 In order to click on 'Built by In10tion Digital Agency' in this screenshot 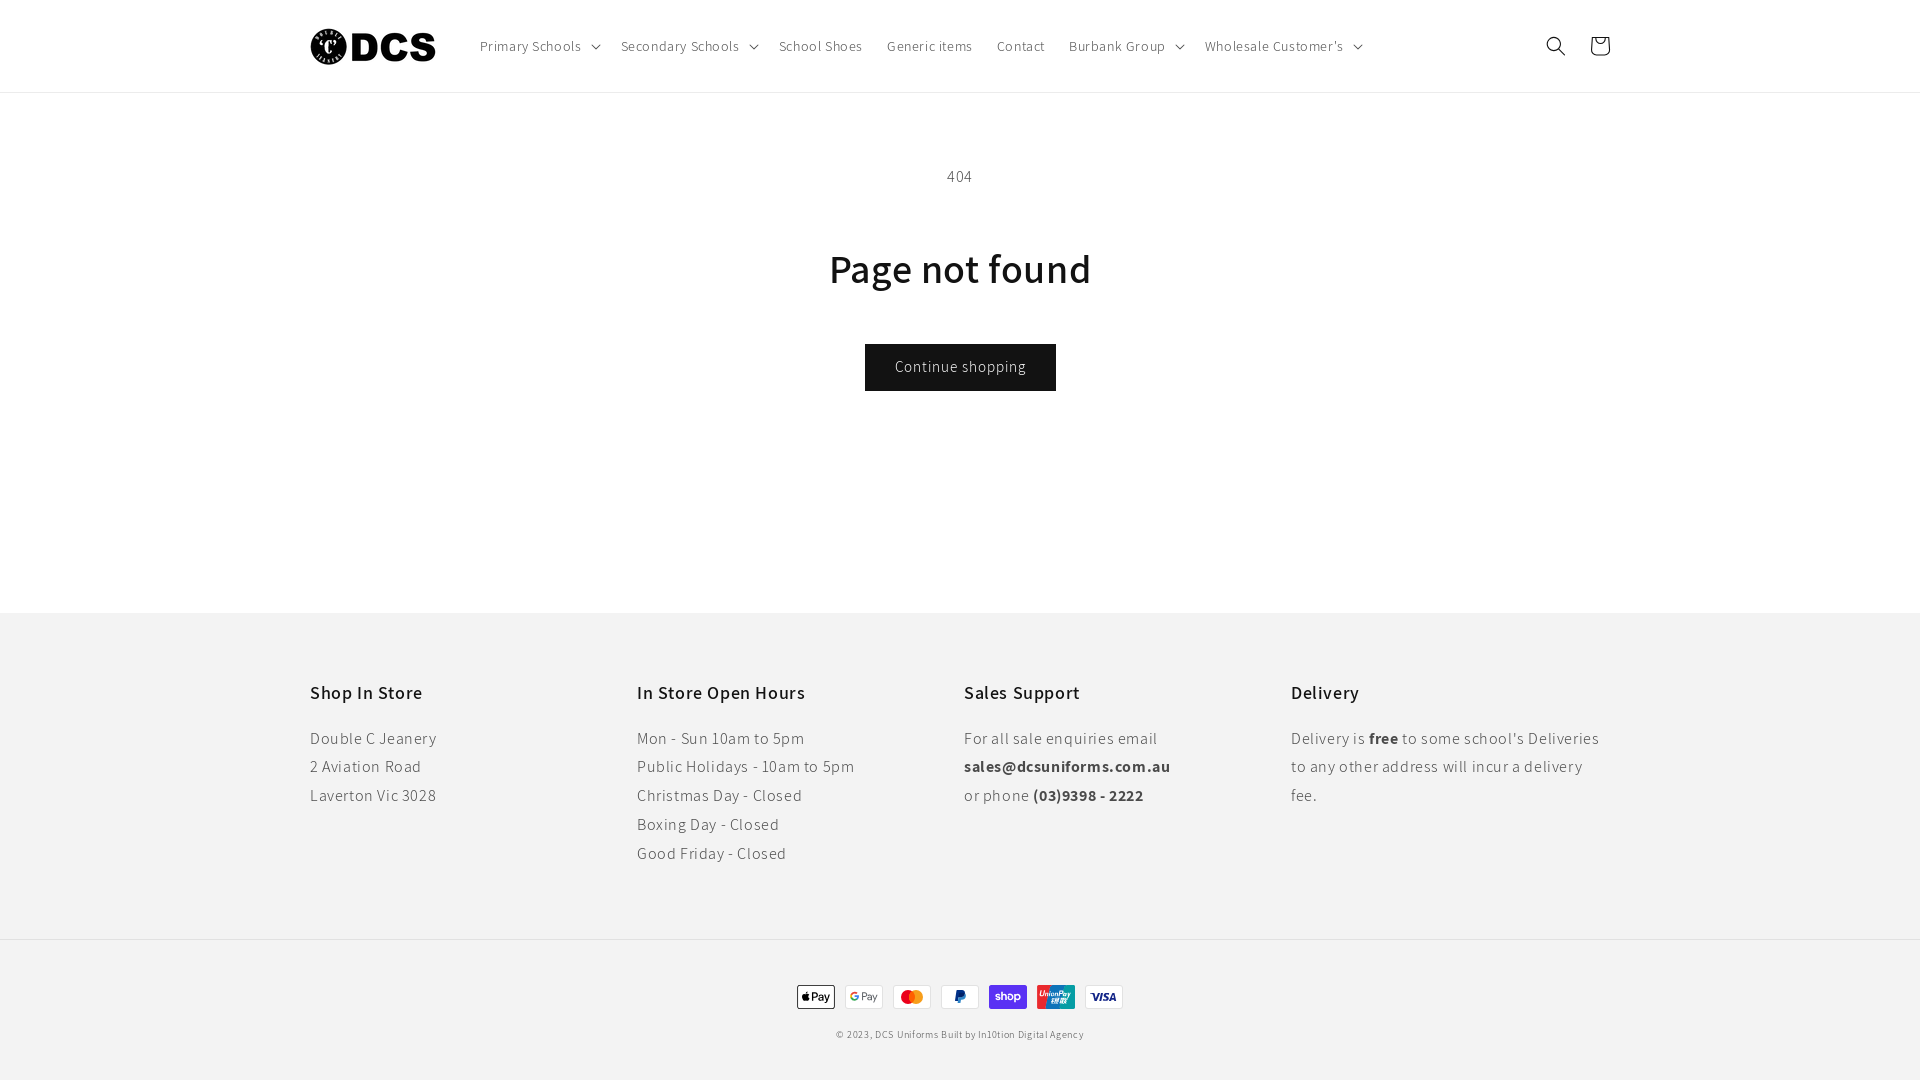, I will do `click(1012, 1034)`.